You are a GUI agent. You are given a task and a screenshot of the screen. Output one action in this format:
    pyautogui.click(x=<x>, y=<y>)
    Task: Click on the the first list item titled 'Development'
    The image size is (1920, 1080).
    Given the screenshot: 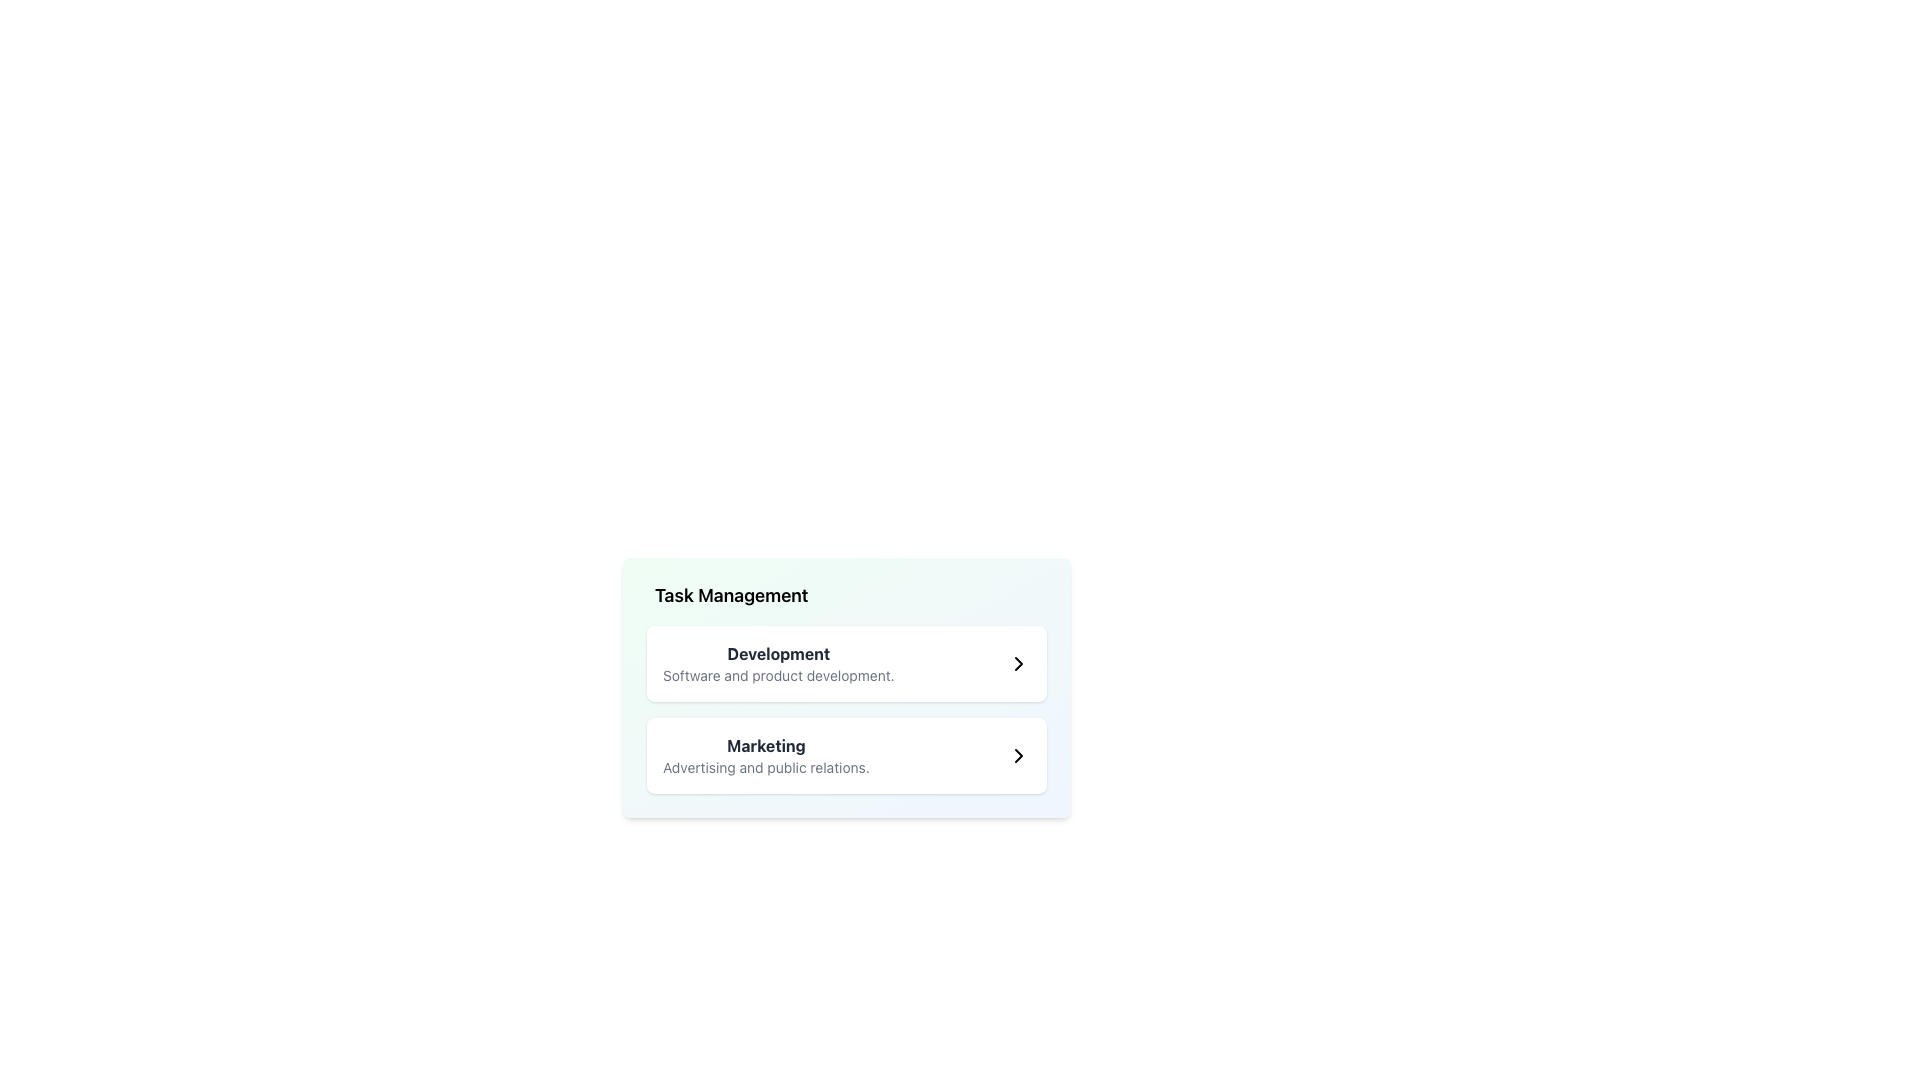 What is the action you would take?
    pyautogui.click(x=777, y=663)
    